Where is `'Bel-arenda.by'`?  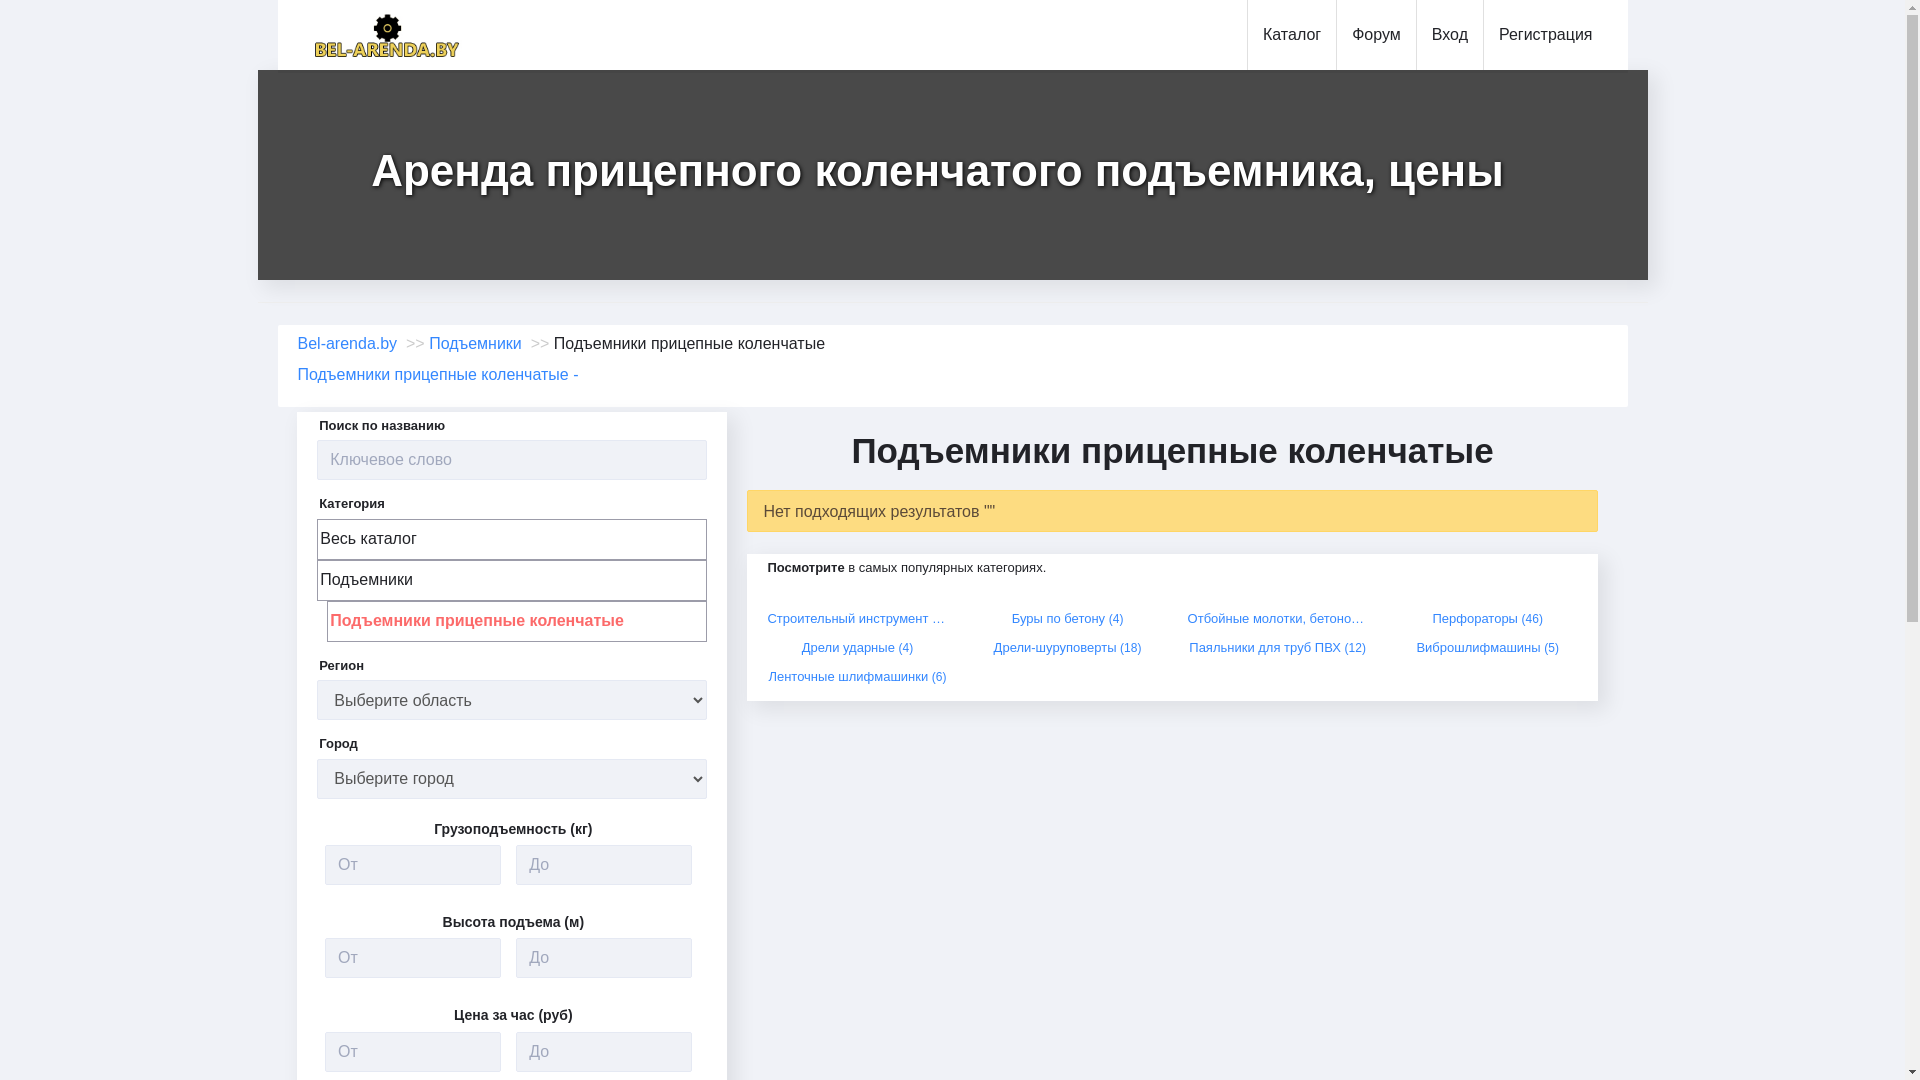
'Bel-arenda.by' is located at coordinates (348, 342).